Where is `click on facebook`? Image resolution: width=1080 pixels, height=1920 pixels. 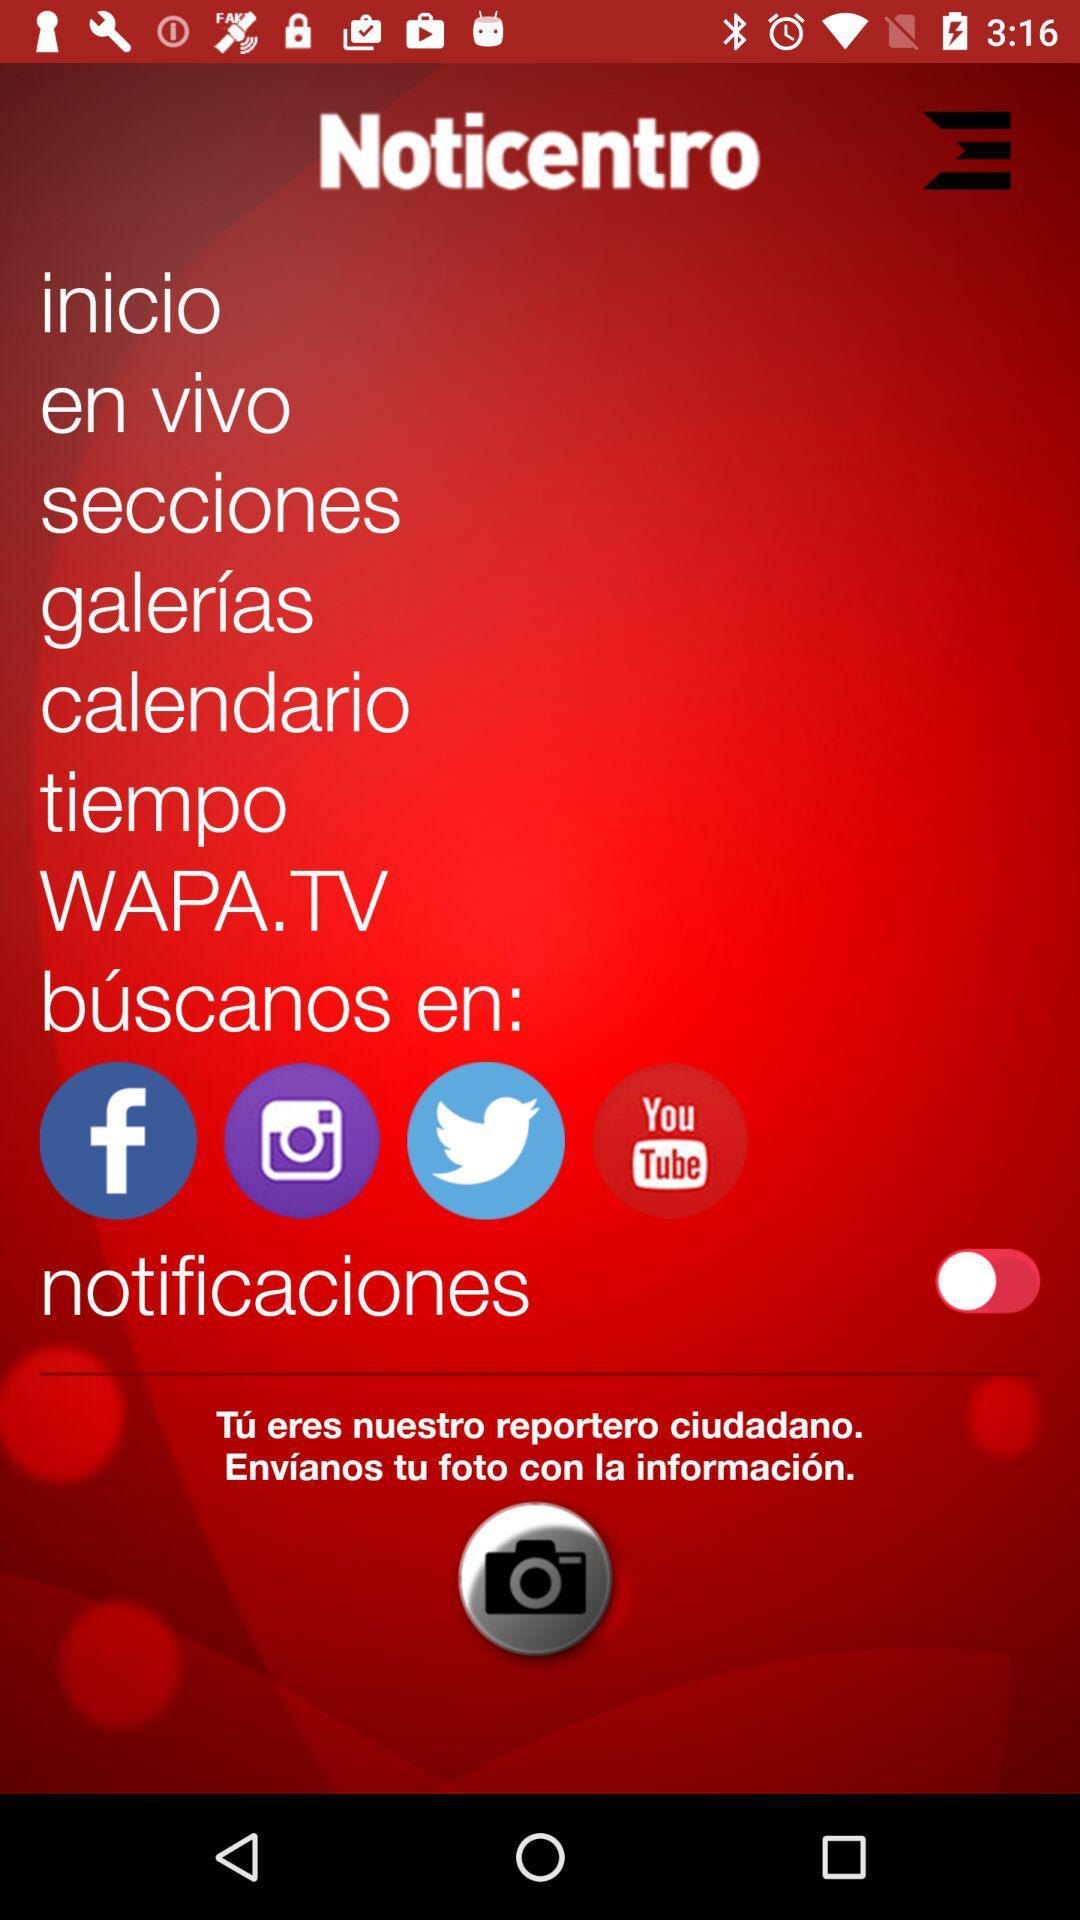 click on facebook is located at coordinates (118, 1140).